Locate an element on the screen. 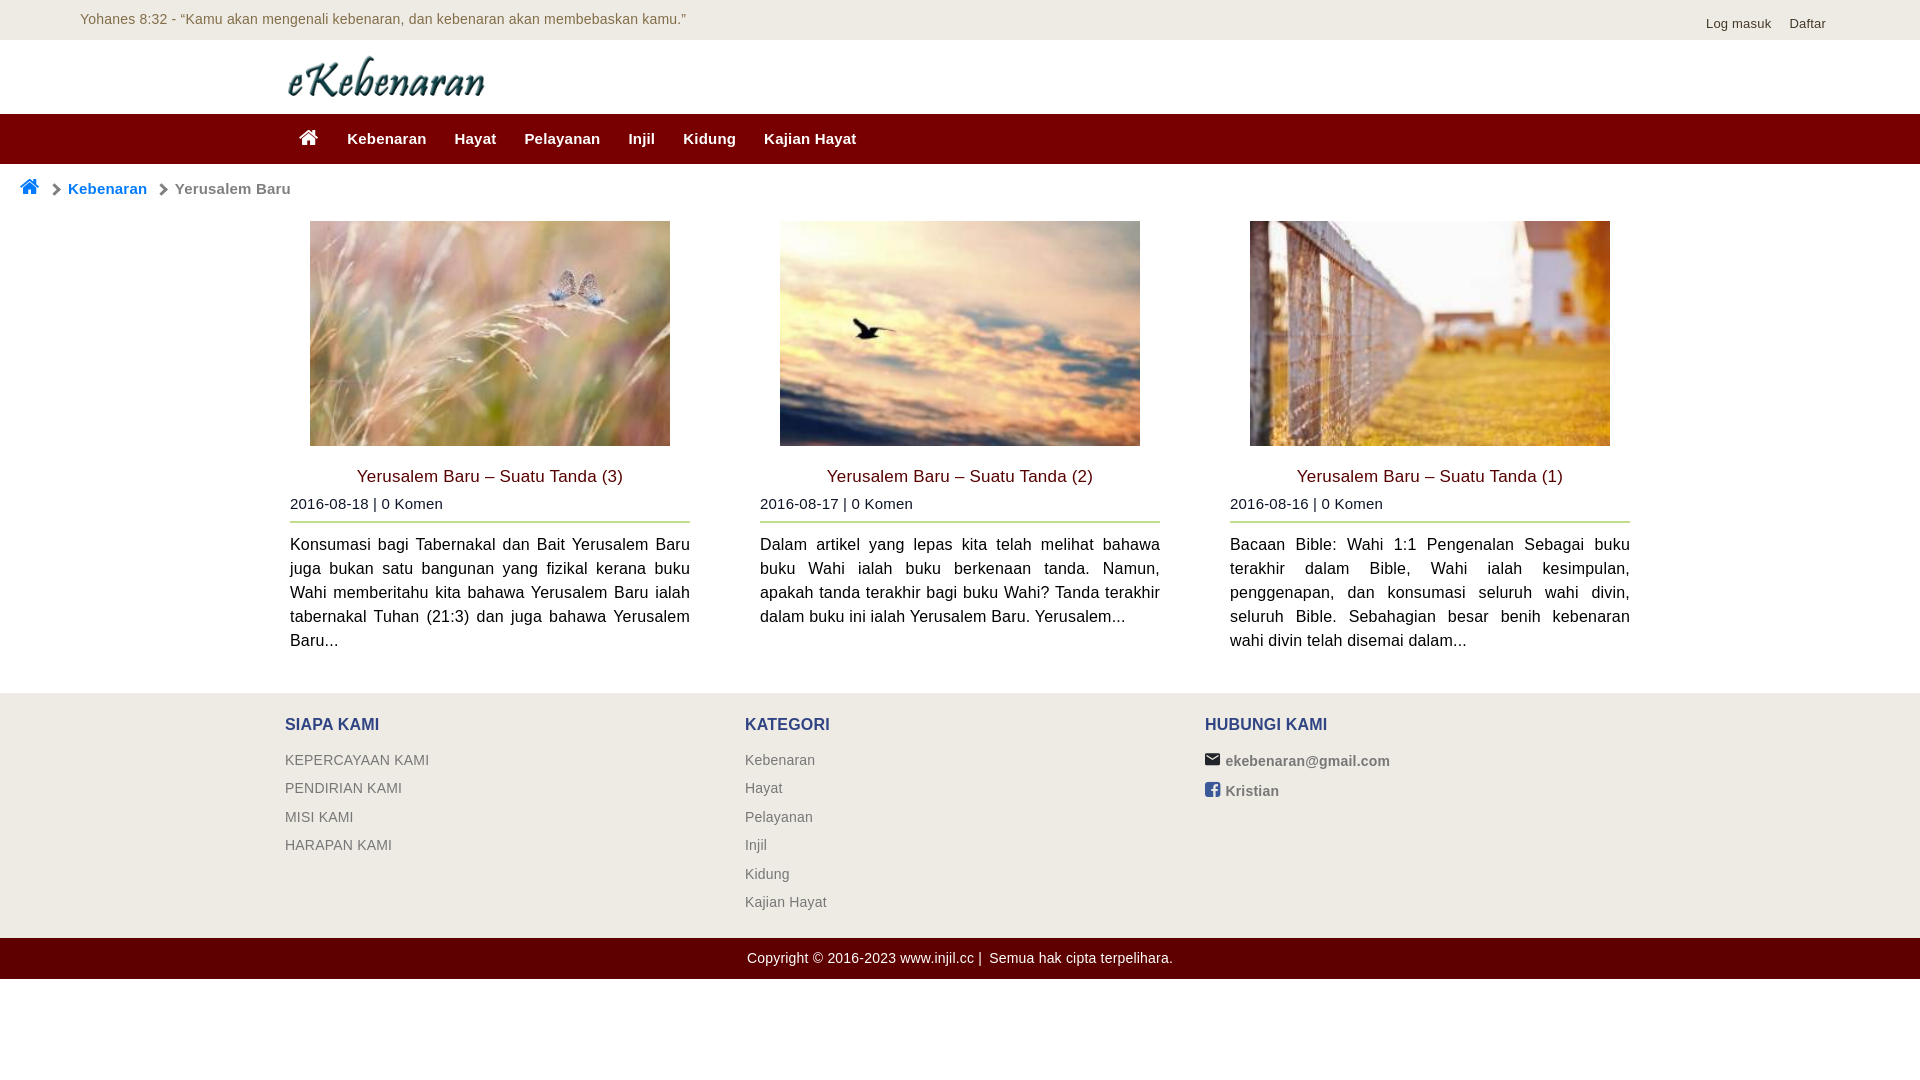 The height and width of the screenshot is (1080, 1920). 'HARAPAN KAMI' is located at coordinates (338, 844).